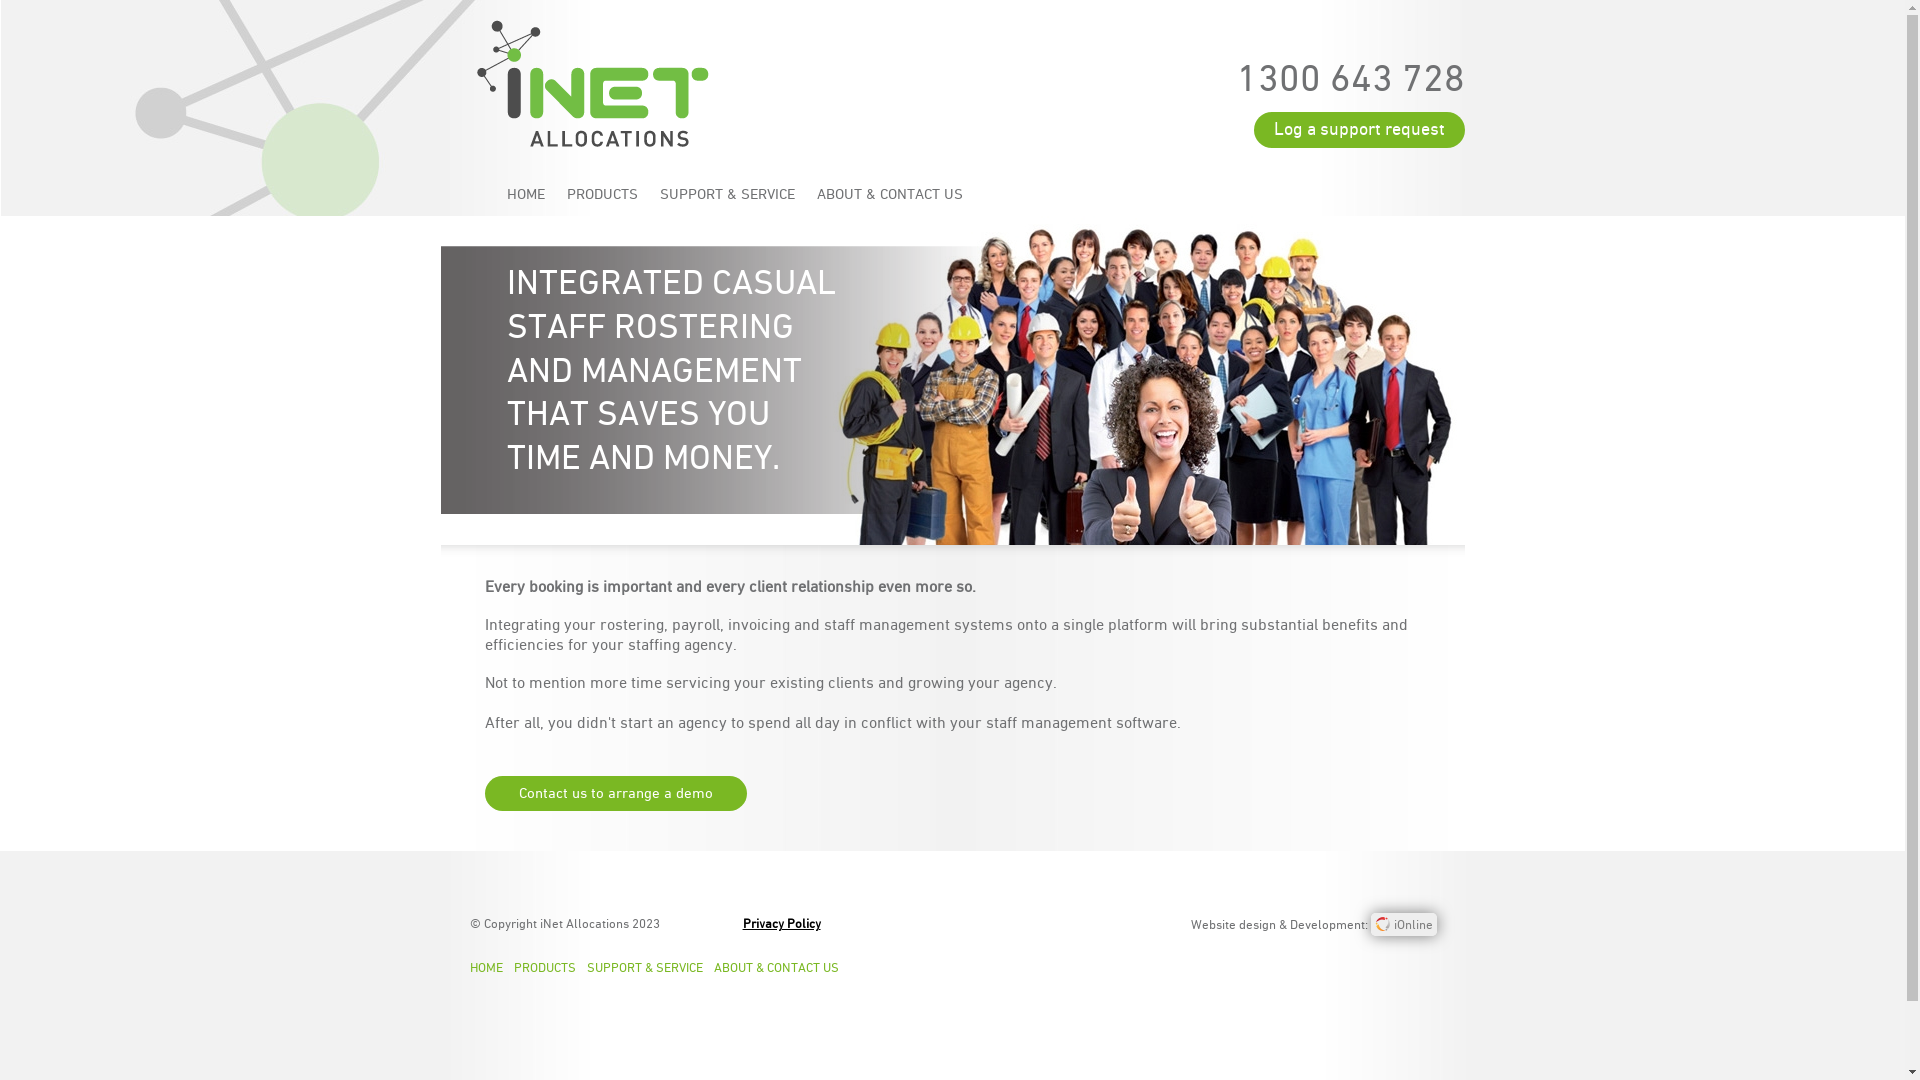 The height and width of the screenshot is (1080, 1920). What do you see at coordinates (781, 967) in the screenshot?
I see `'ABOUT & CONTACT US'` at bounding box center [781, 967].